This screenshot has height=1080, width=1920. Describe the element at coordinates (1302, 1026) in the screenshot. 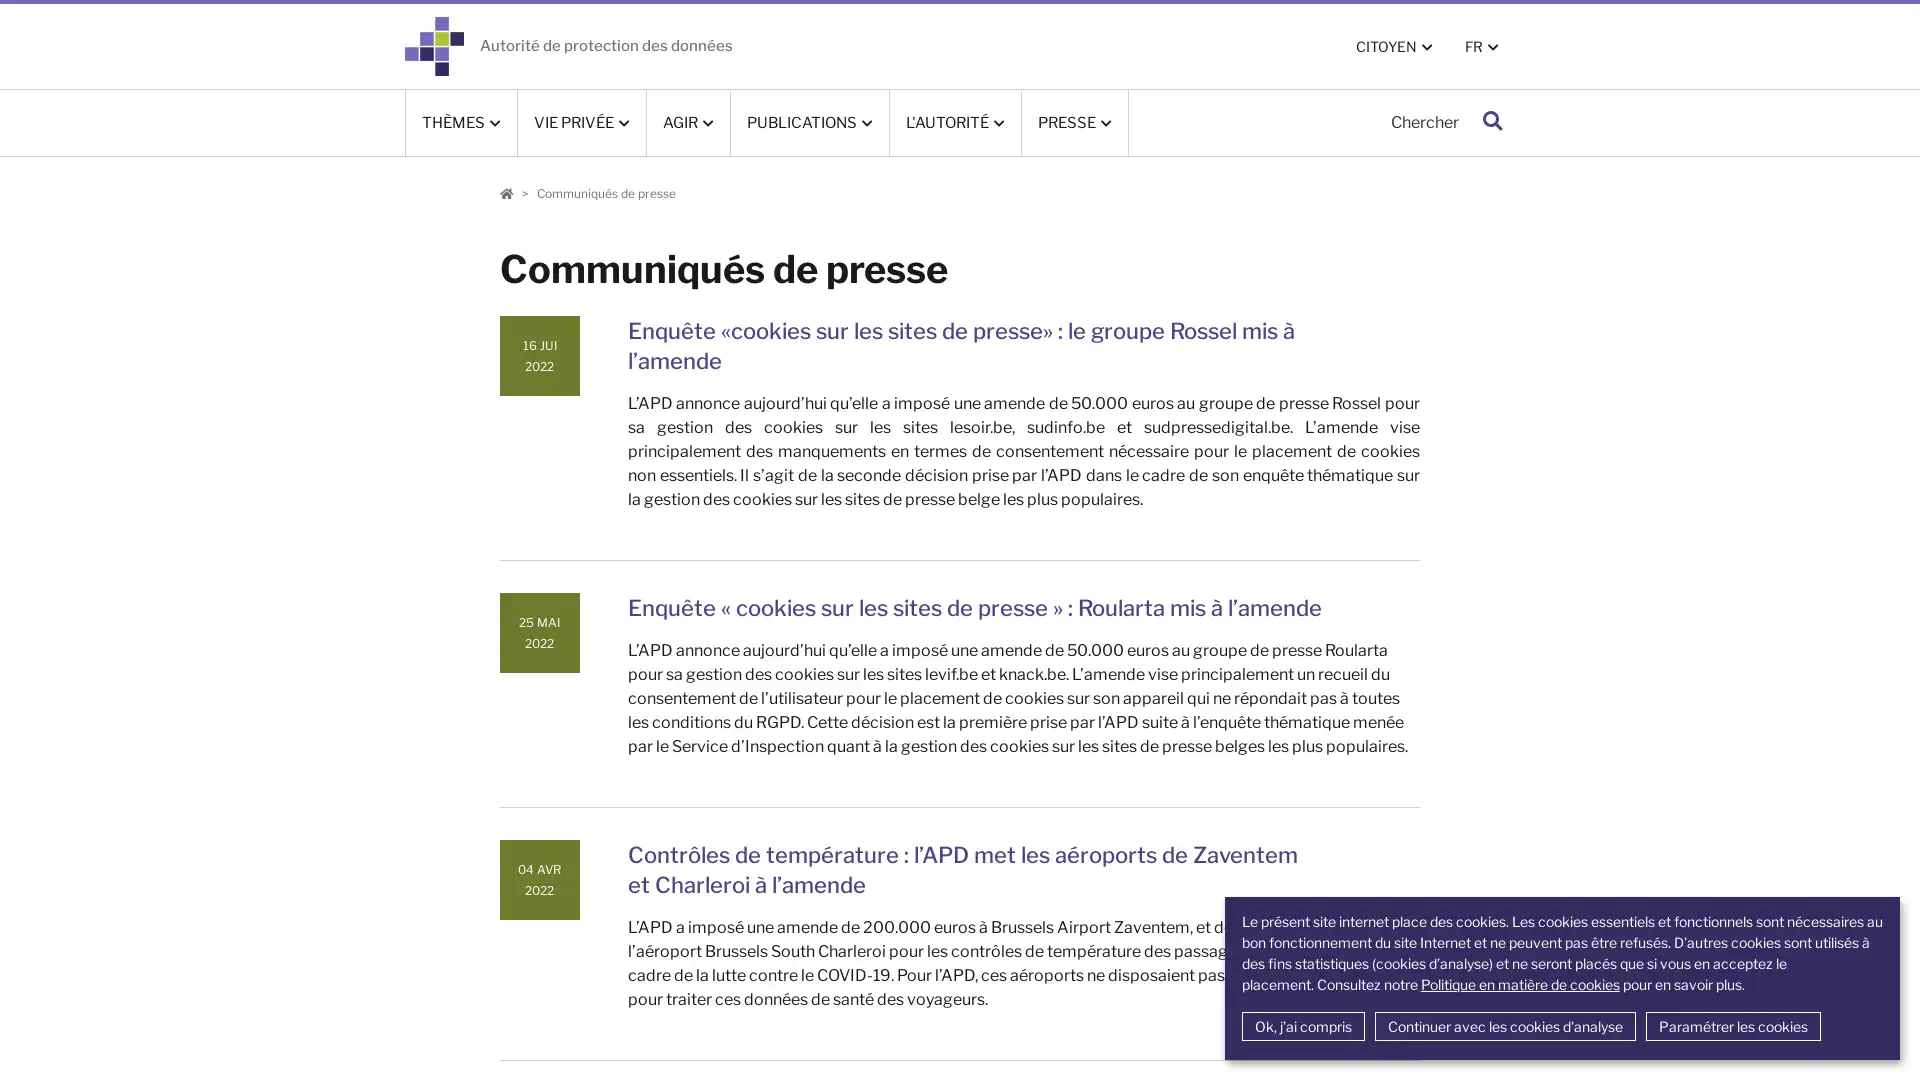

I see `Ok, jai compris` at that location.